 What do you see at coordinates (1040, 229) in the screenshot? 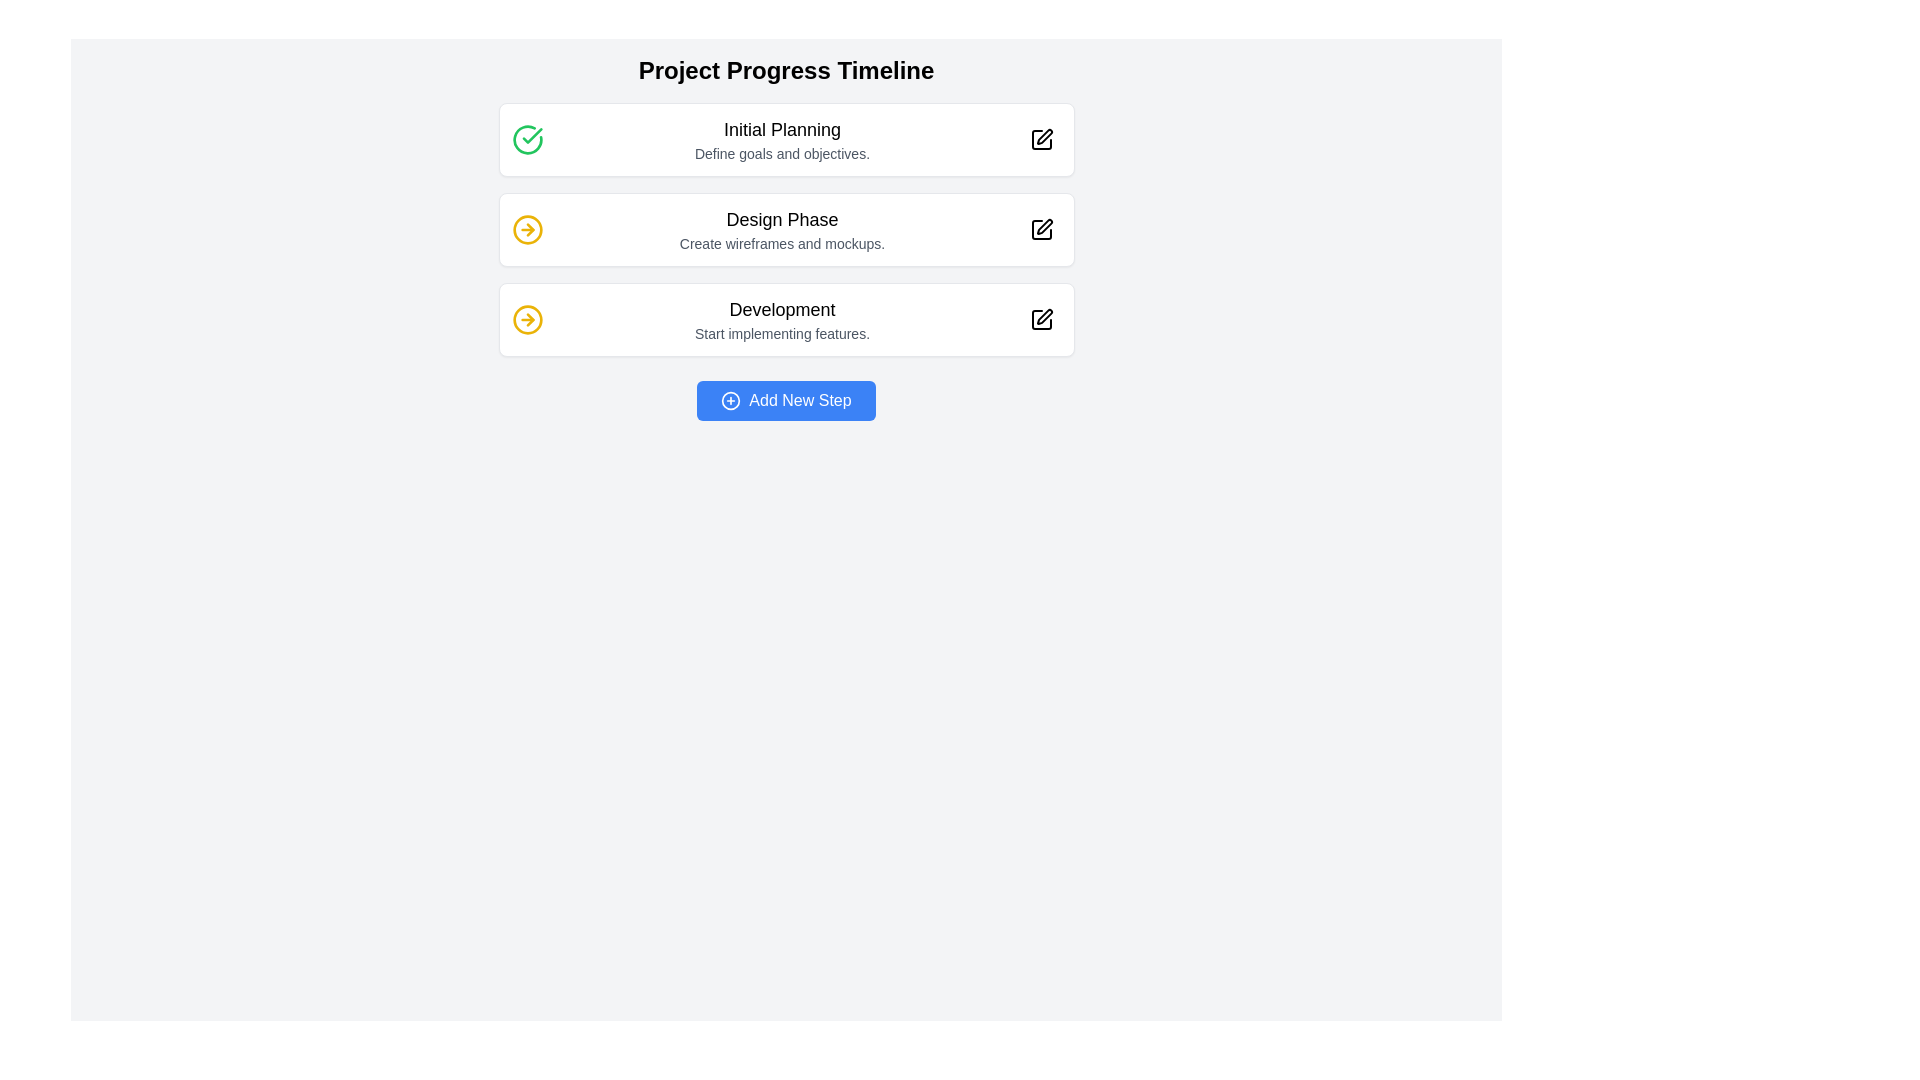
I see `the icon button located at the right end of the second row (Design Phase) in the vertical list` at bounding box center [1040, 229].